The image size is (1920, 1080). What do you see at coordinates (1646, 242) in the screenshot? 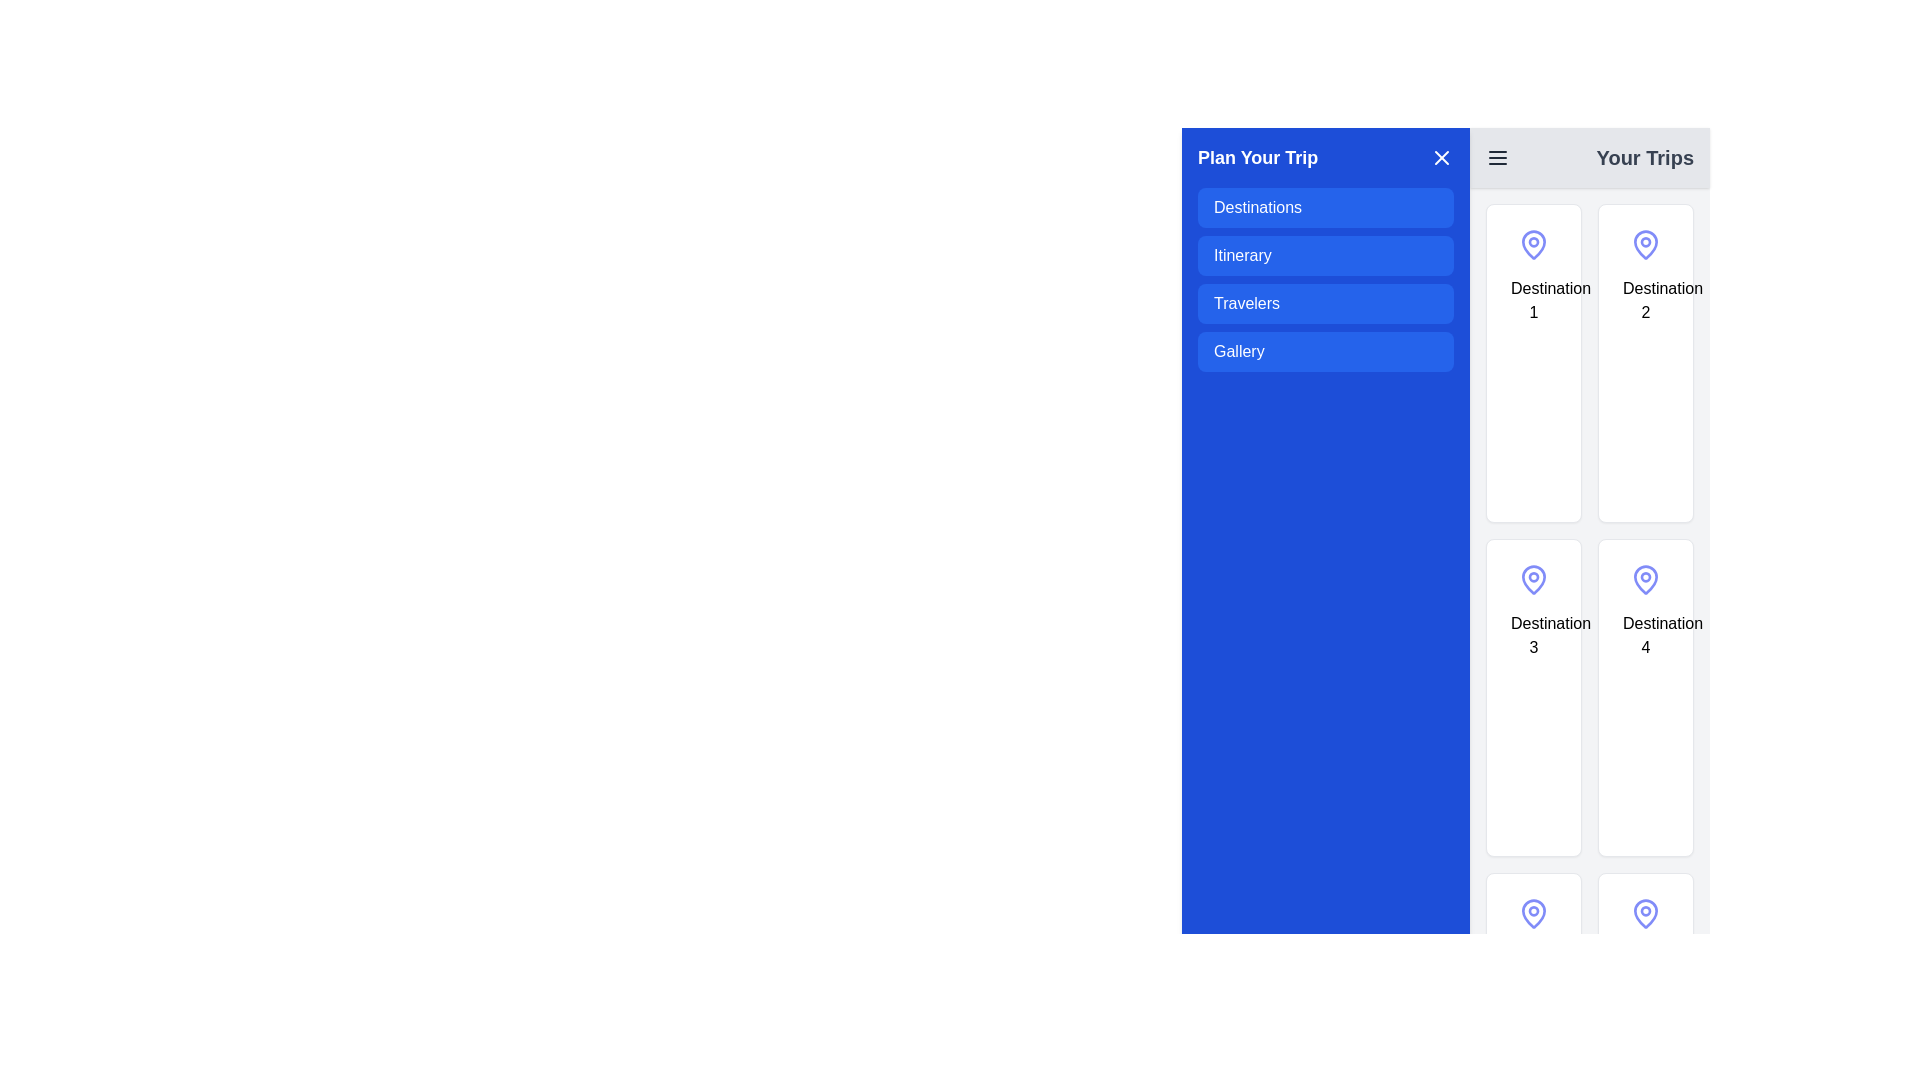
I see `the map pin icon representing a specific location in the second card of the 'Your Trips' section, under 'Destination 2'` at bounding box center [1646, 242].